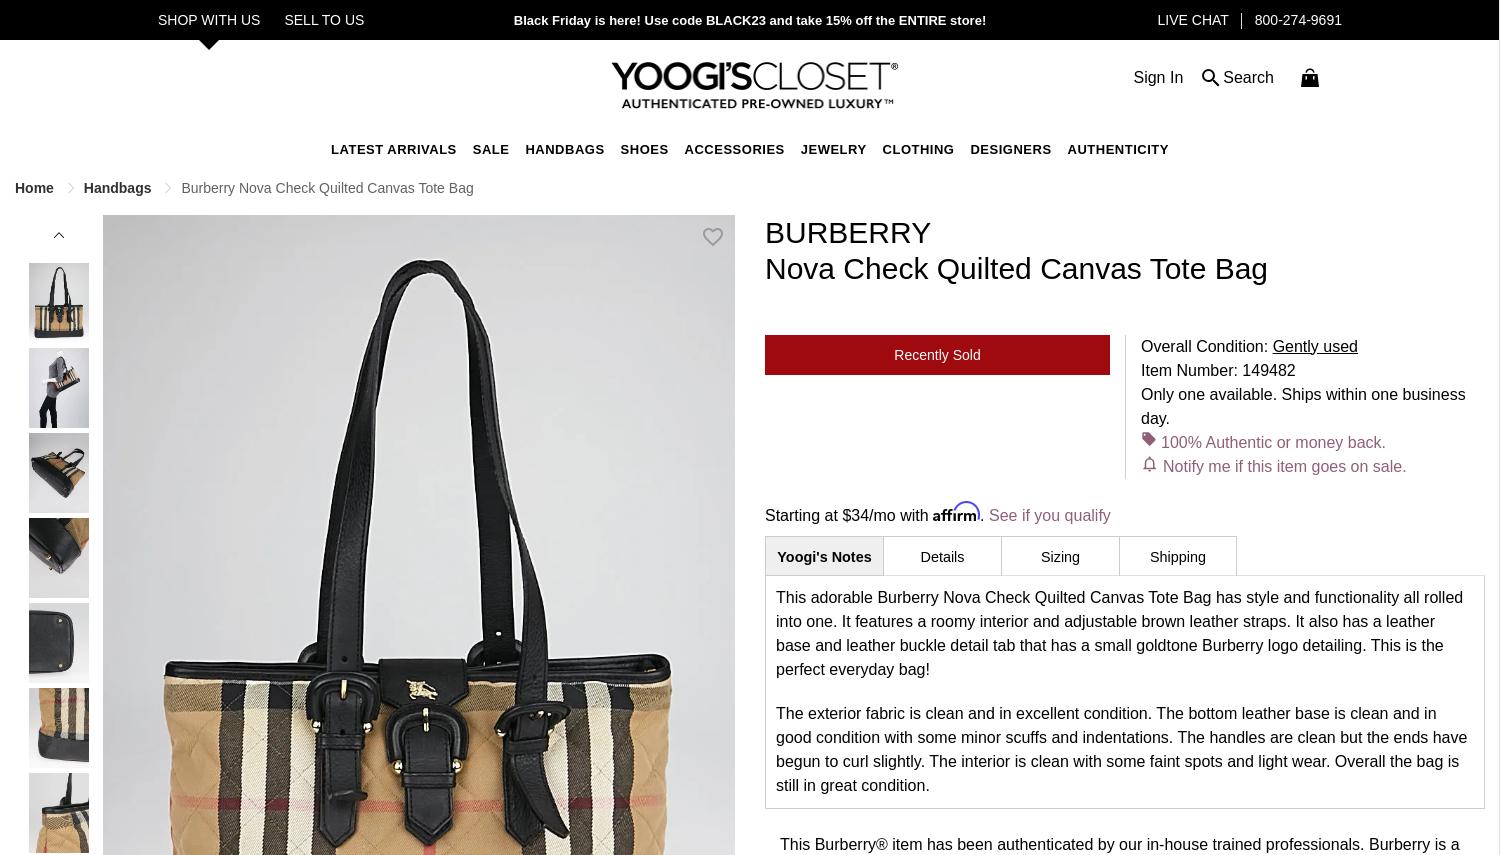 The image size is (1500, 855). I want to click on 'Shipping', so click(1177, 556).